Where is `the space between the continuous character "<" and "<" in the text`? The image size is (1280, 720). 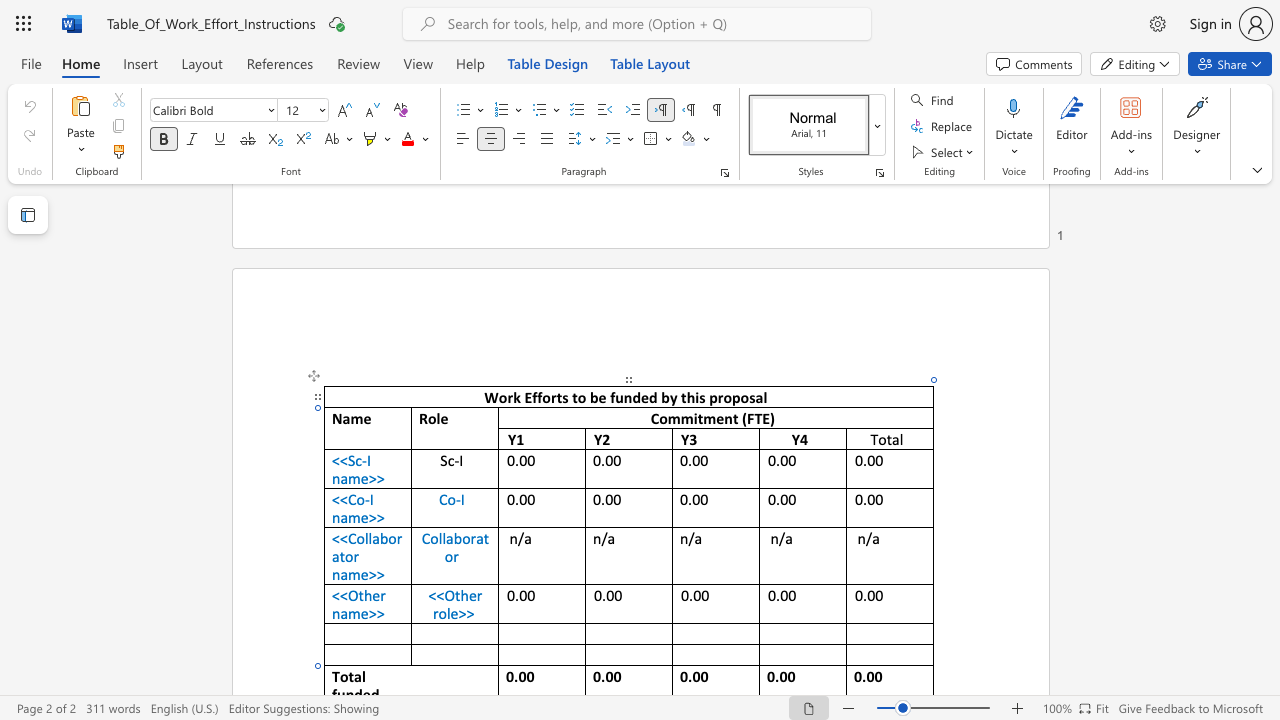
the space between the continuous character "<" and "<" in the text is located at coordinates (339, 498).